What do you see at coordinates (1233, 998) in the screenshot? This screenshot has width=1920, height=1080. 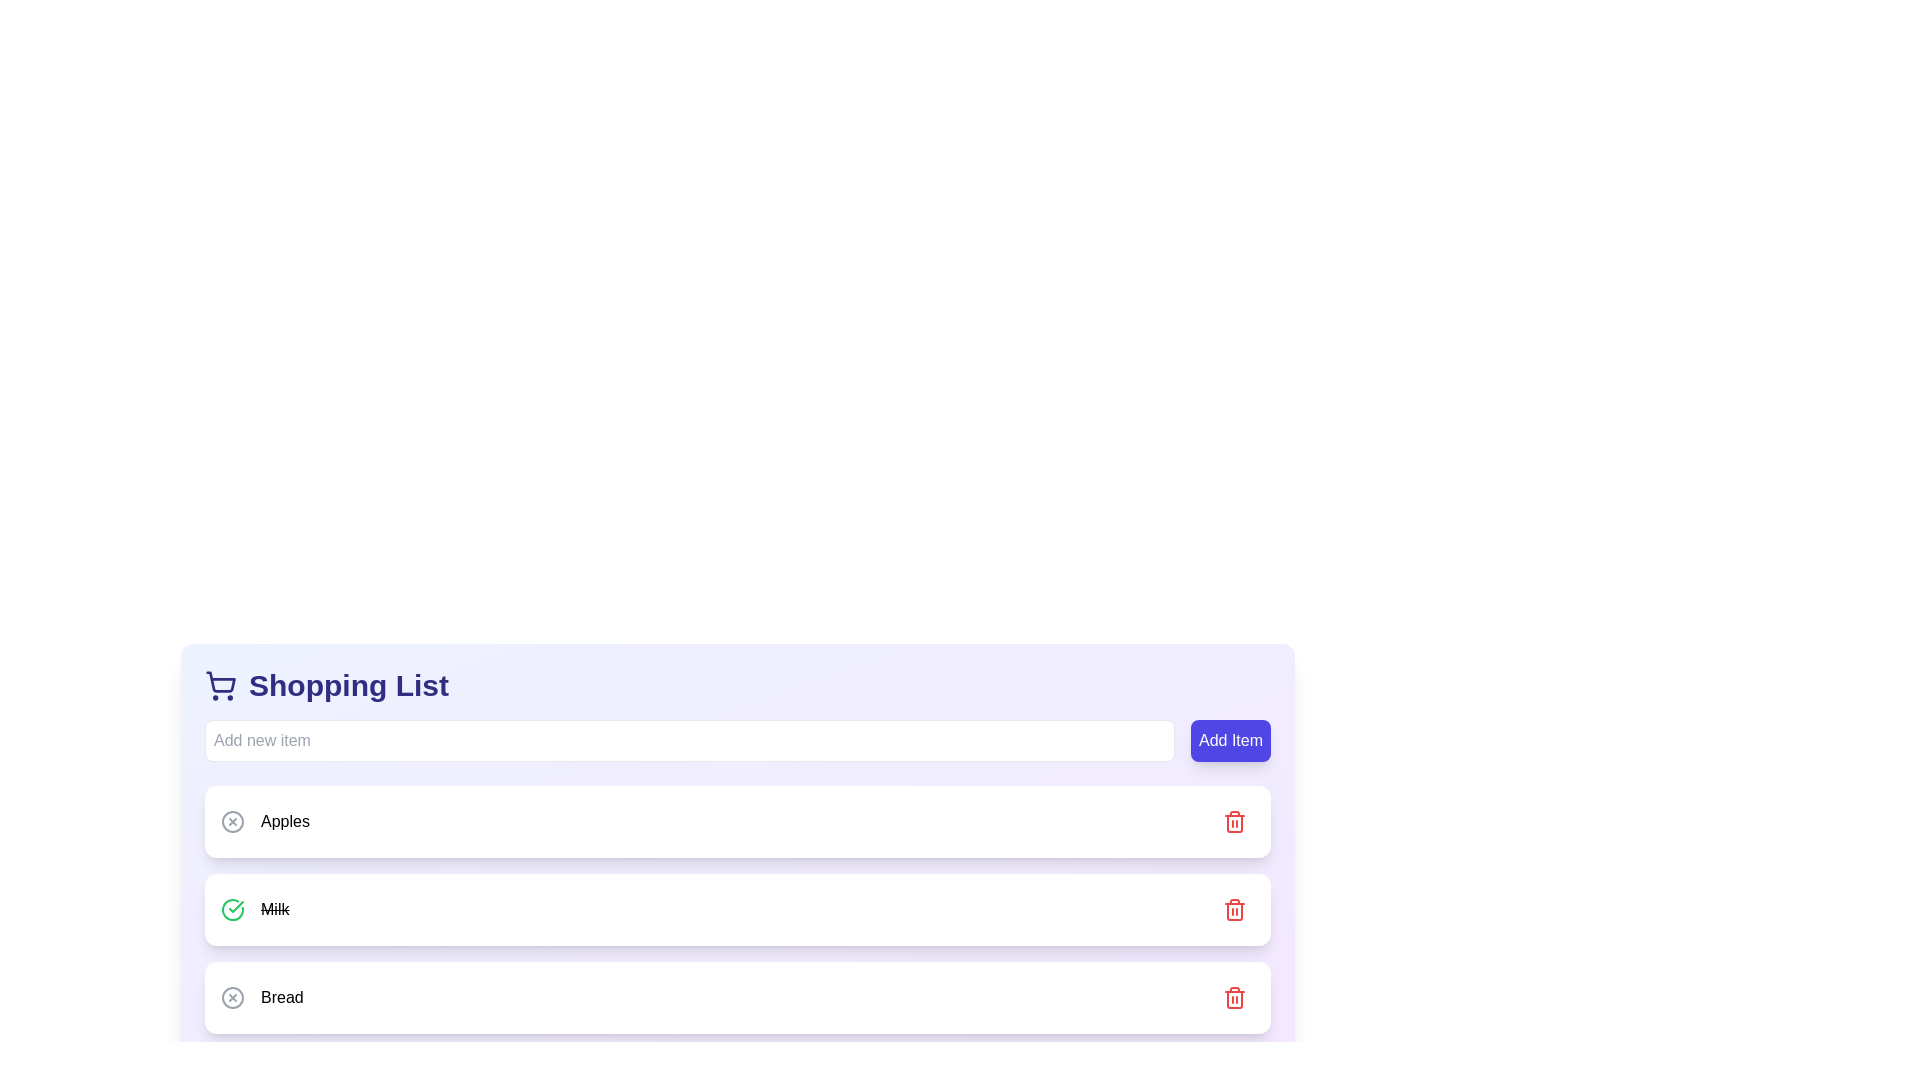 I see `the red trash can icon for deletion located in the far-right corner of the 'Bread' entry in the shopping list` at bounding box center [1233, 998].